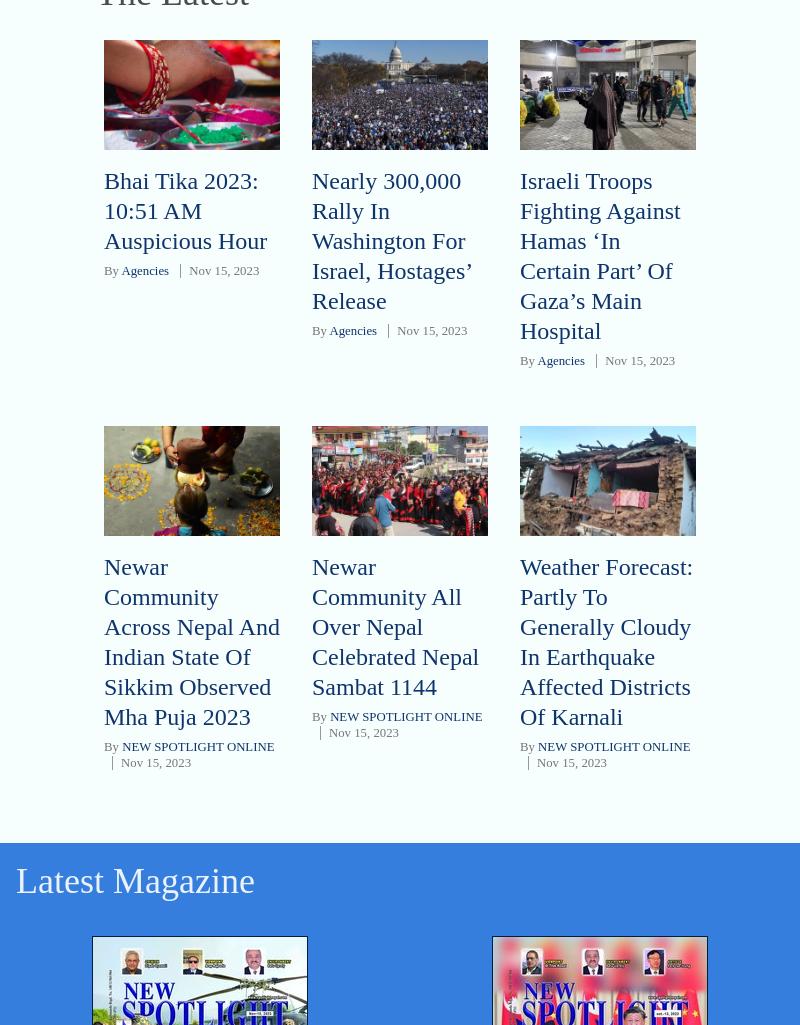 This screenshot has width=800, height=1025. I want to click on 'Bhai Tika 2023: 10:51 AM Auspicious Hour', so click(184, 211).